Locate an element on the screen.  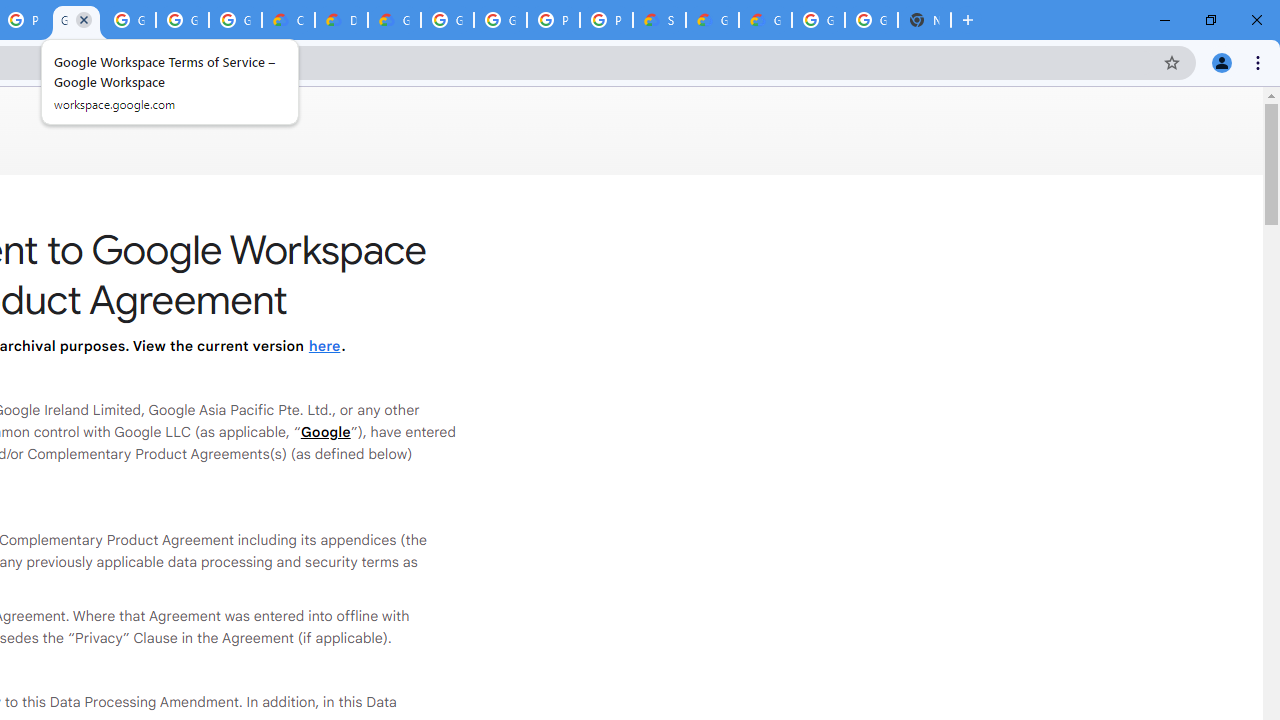
'Google Cloud Platform' is located at coordinates (818, 20).